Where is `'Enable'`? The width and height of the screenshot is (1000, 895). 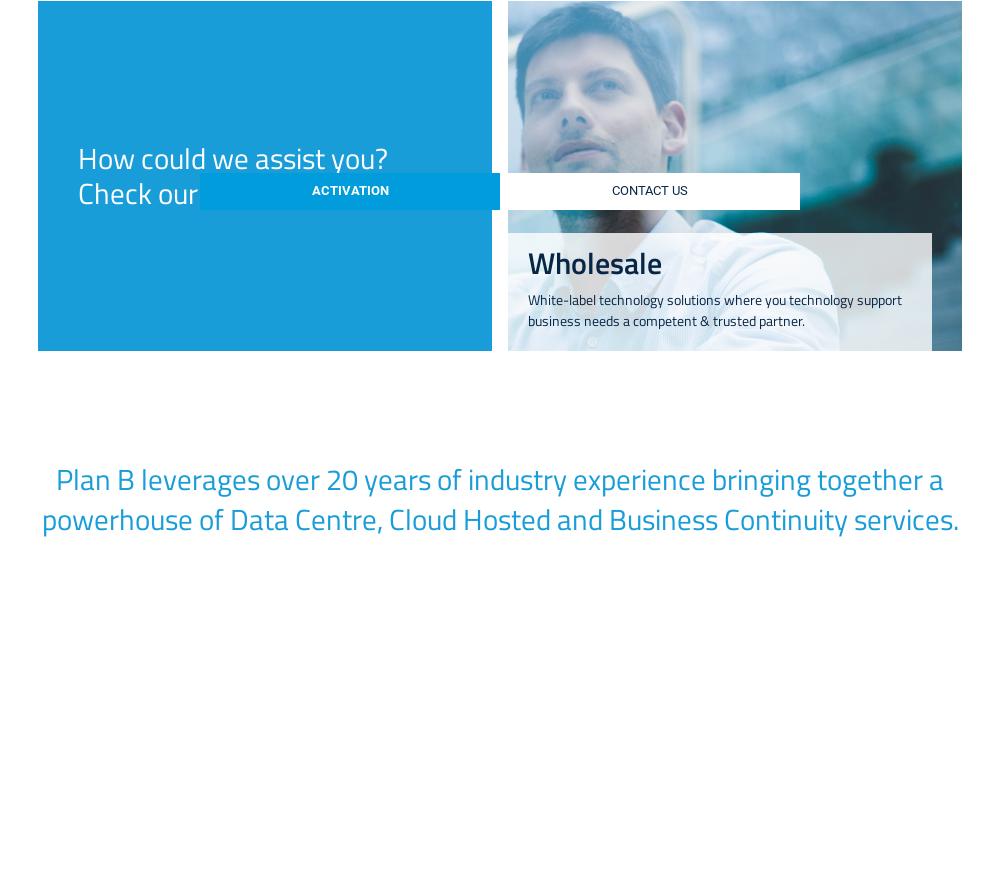
'Enable' is located at coordinates (778, 708).